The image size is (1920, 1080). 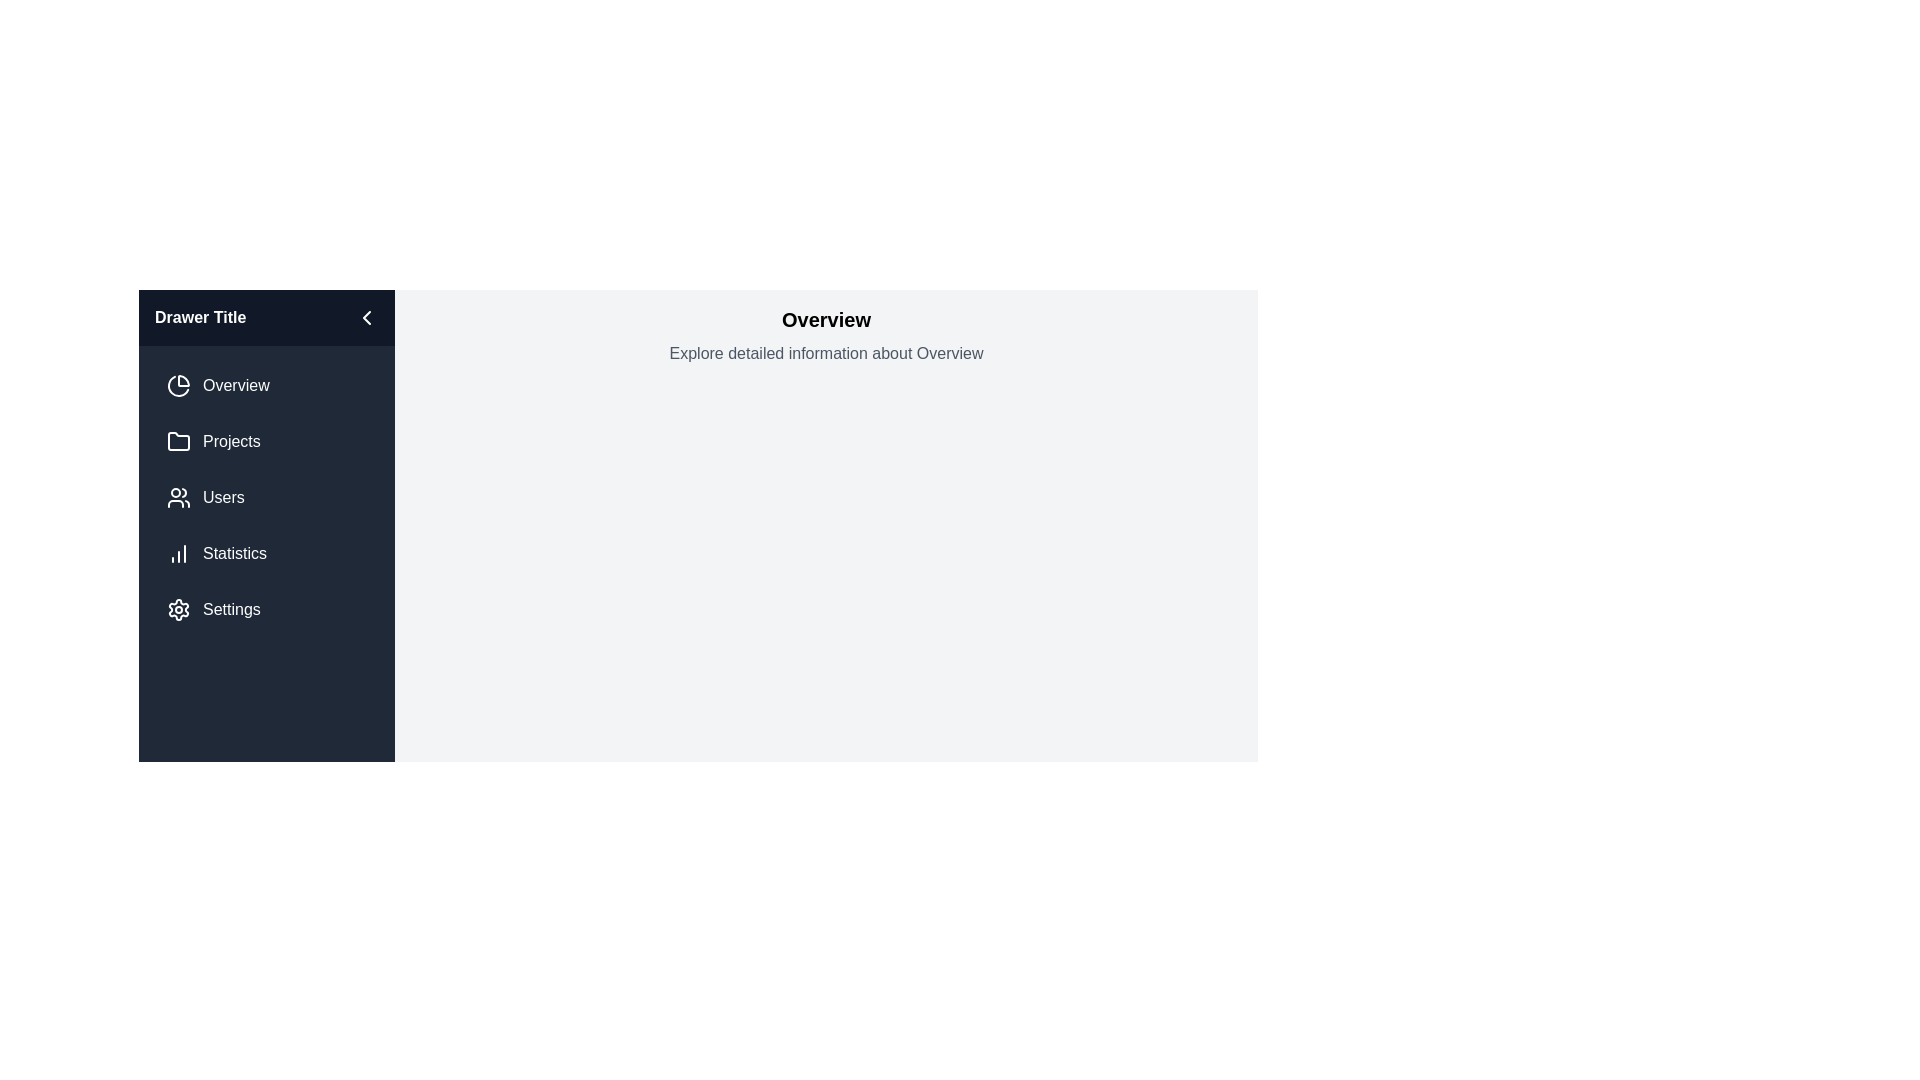 I want to click on the menu item corresponding to Overview in the sidebar to navigate to that section, so click(x=266, y=385).